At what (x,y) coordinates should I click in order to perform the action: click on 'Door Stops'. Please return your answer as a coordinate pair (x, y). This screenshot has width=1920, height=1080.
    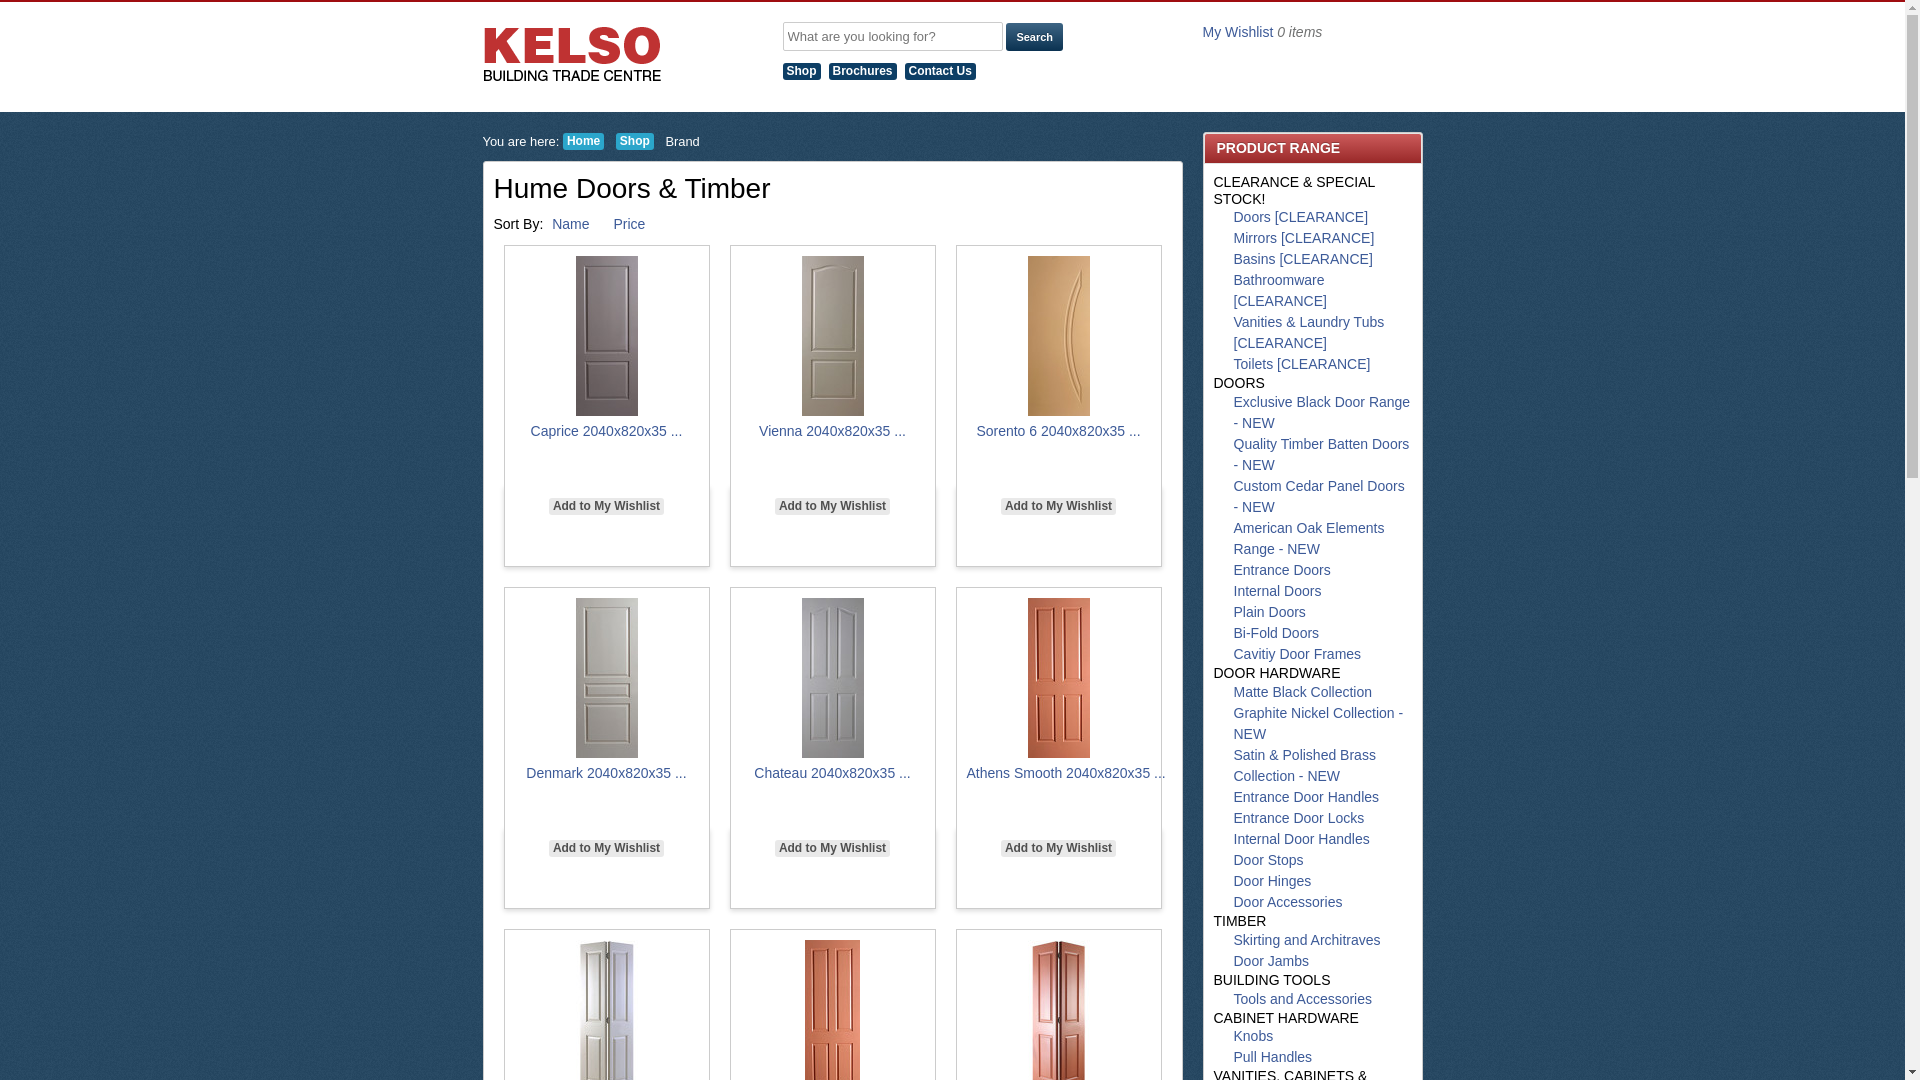
    Looking at the image, I should click on (1232, 859).